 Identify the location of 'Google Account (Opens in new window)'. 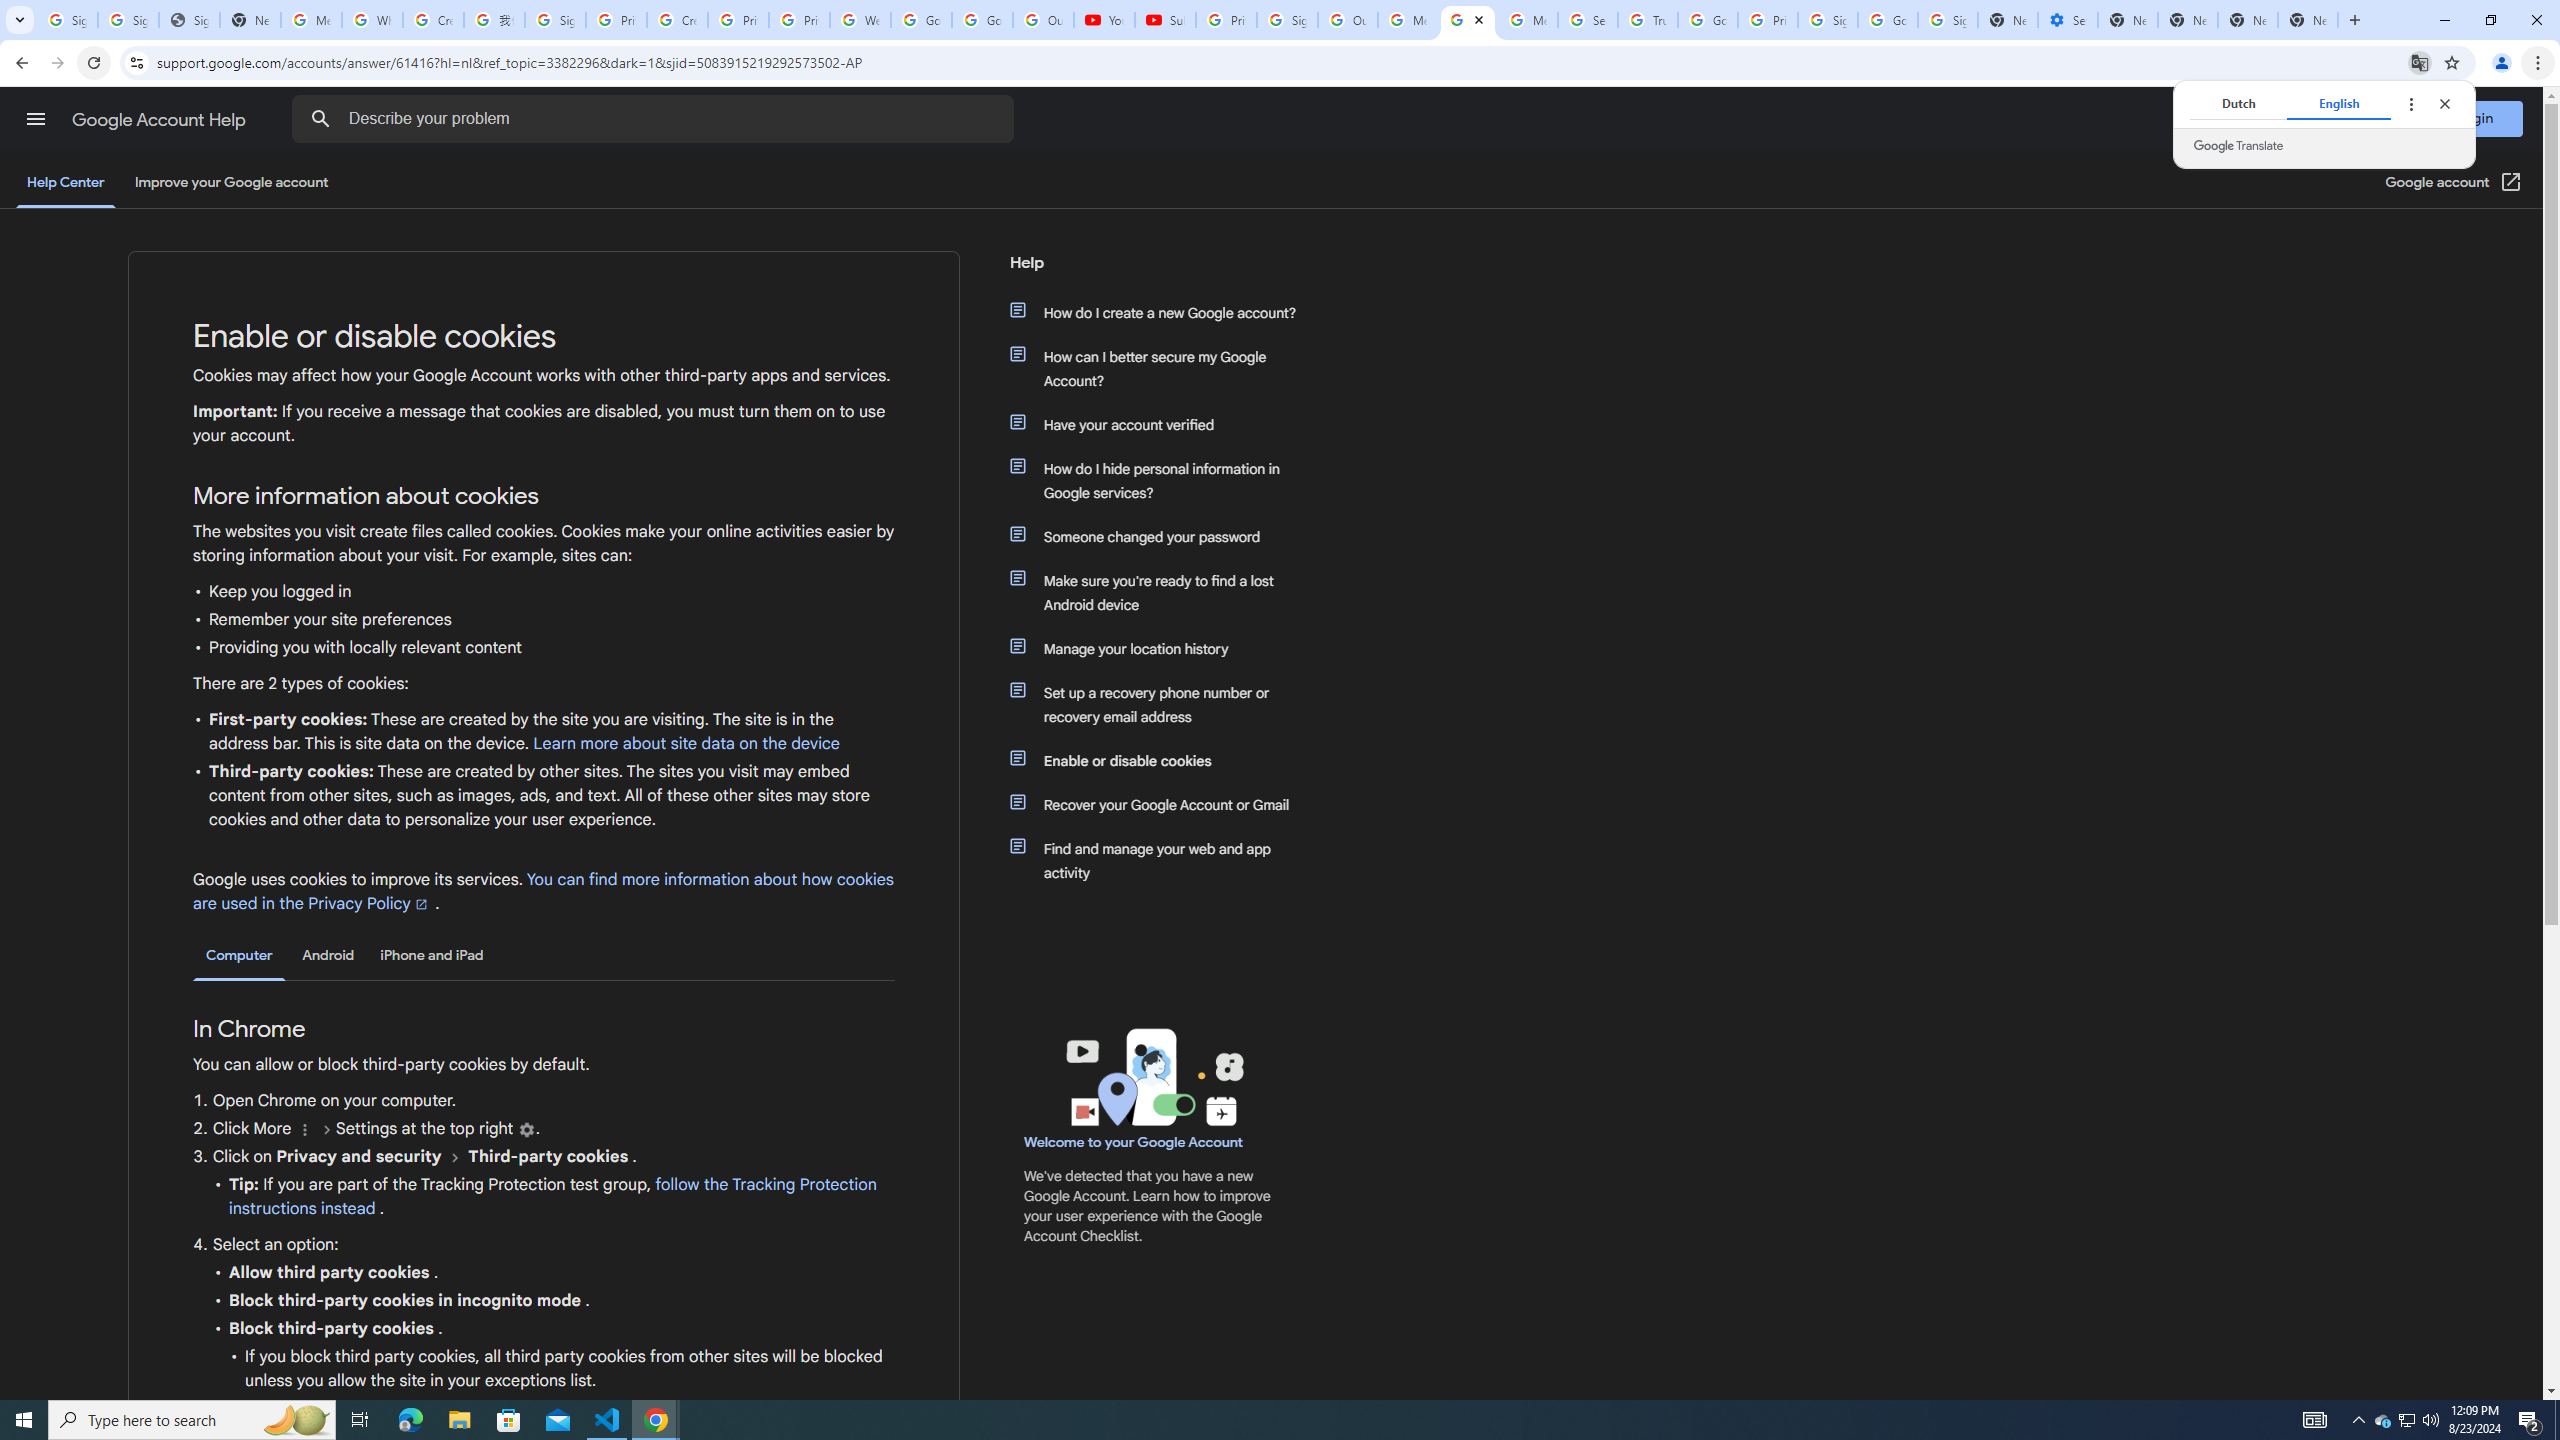
(2454, 181).